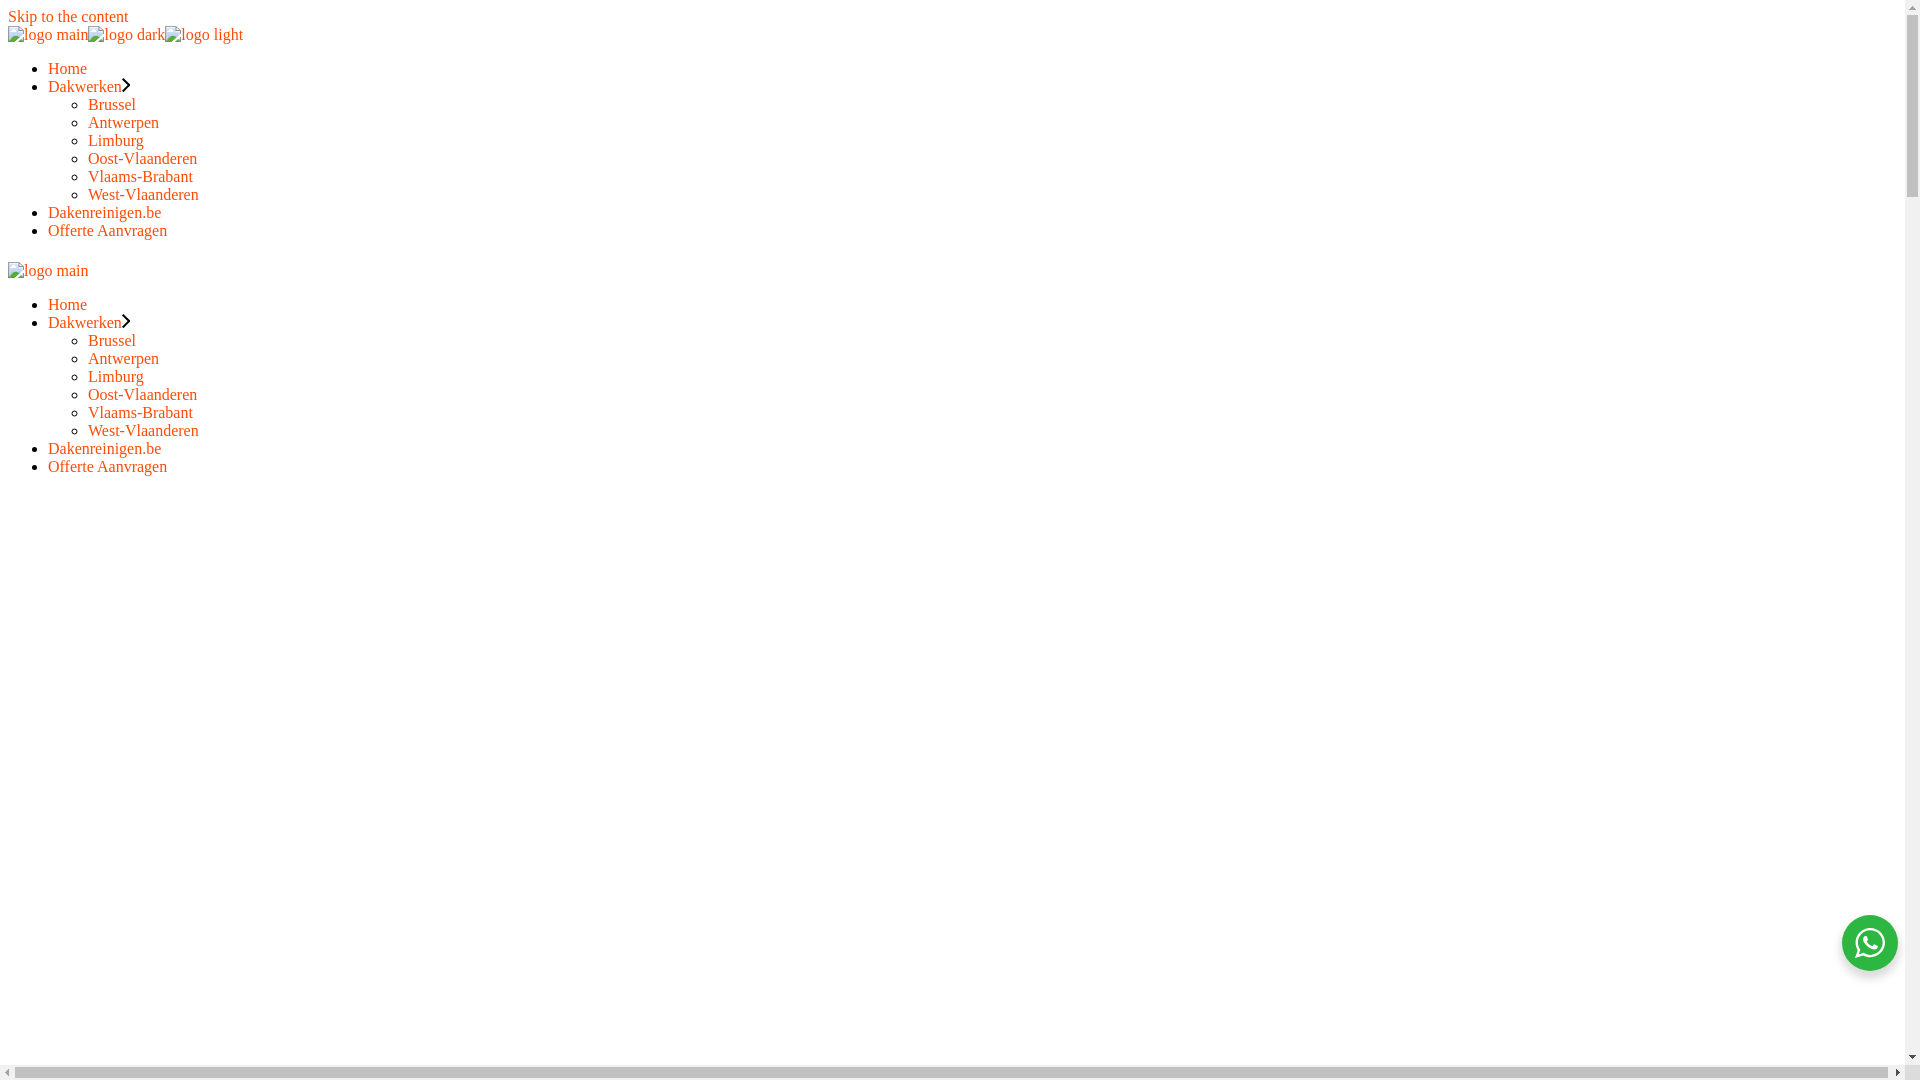 This screenshot has height=1080, width=1920. I want to click on 'Dakwerken', so click(88, 85).